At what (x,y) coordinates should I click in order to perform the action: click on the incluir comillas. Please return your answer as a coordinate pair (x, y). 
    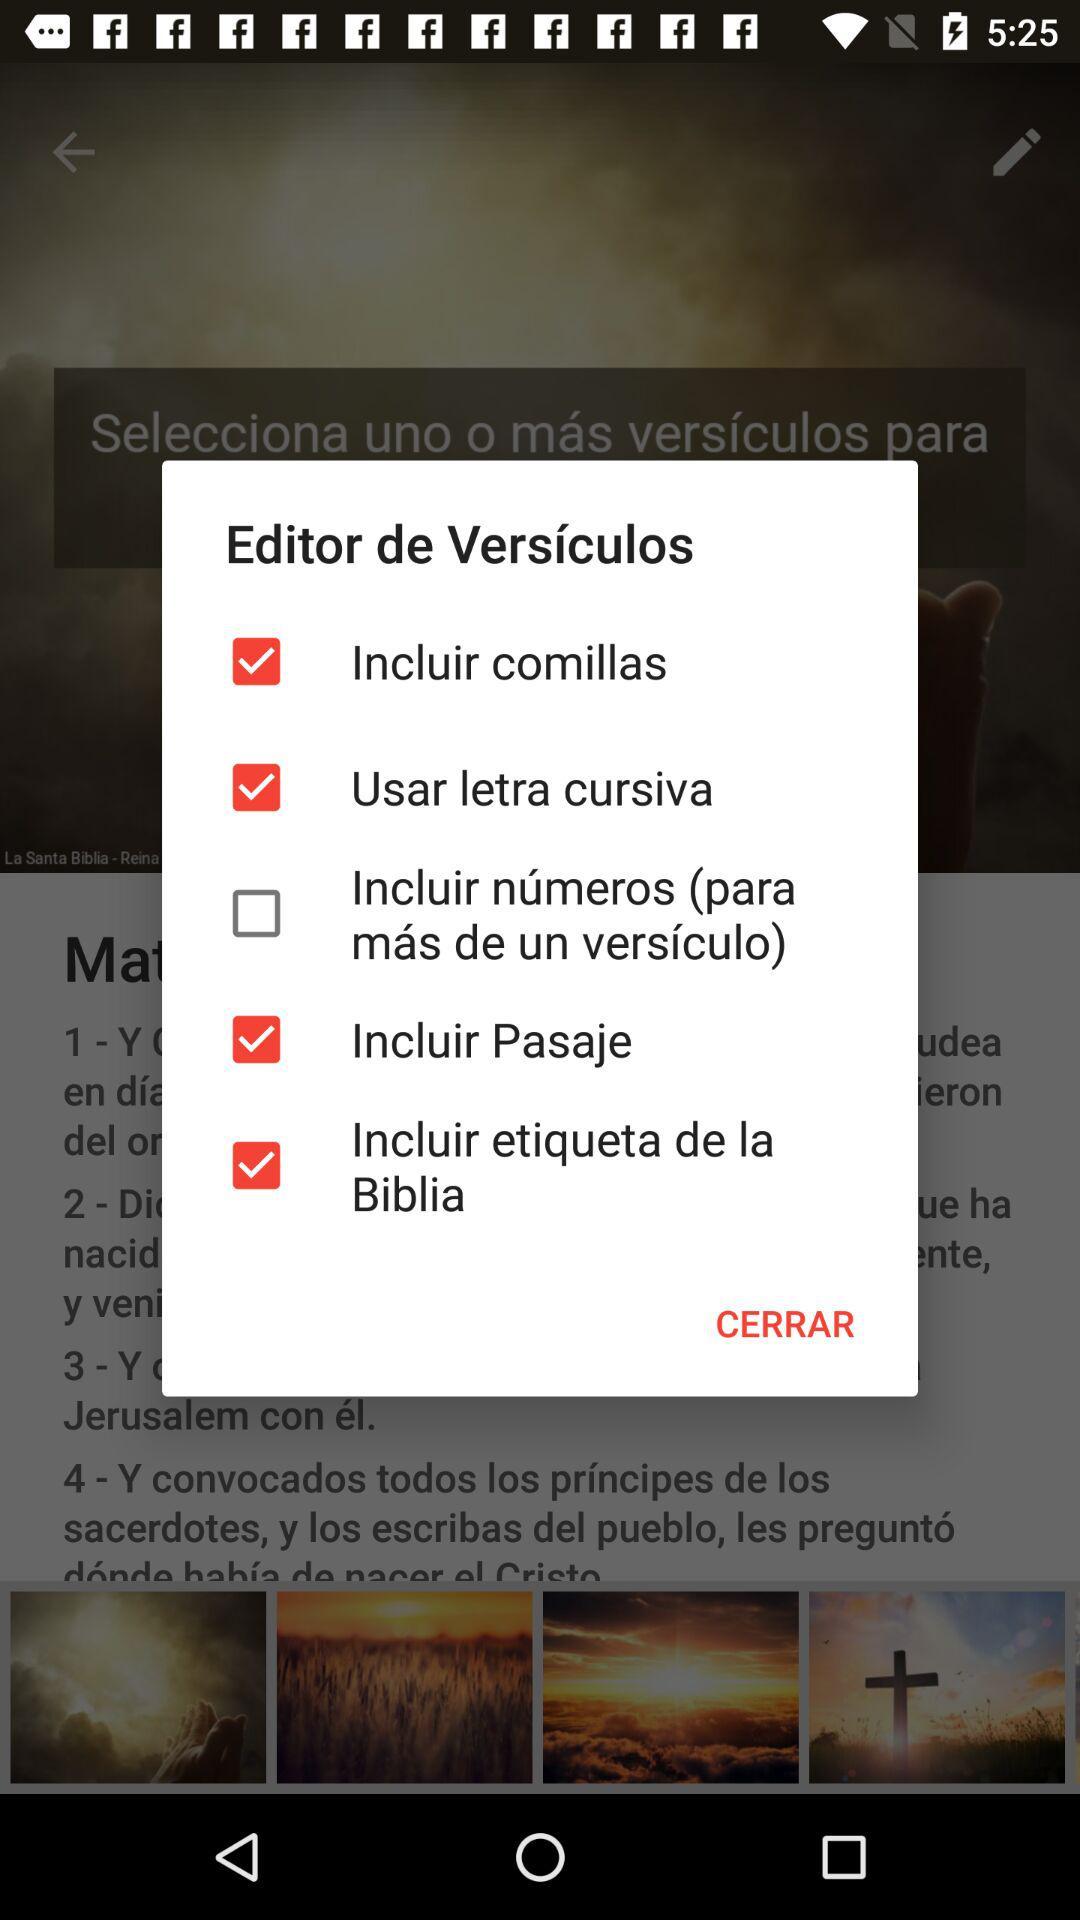
    Looking at the image, I should click on (540, 661).